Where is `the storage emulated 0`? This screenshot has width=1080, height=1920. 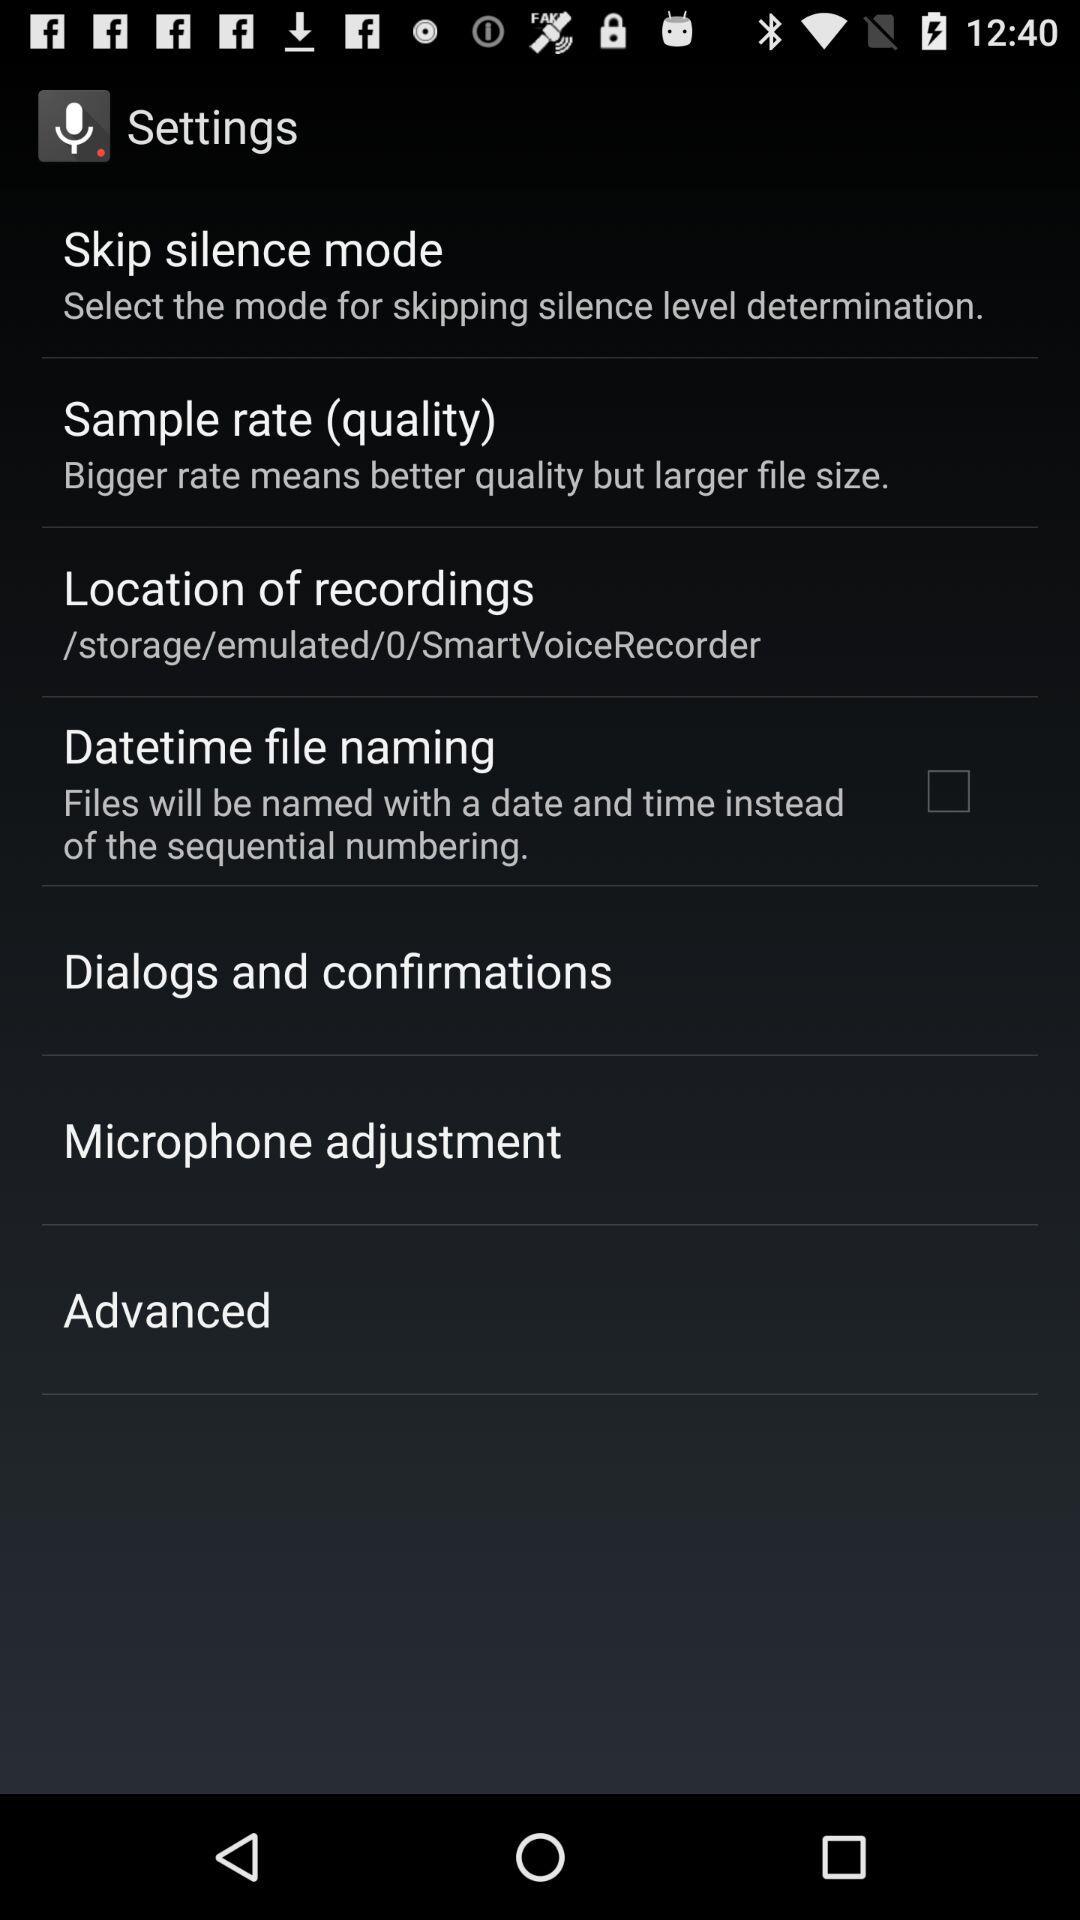
the storage emulated 0 is located at coordinates (411, 643).